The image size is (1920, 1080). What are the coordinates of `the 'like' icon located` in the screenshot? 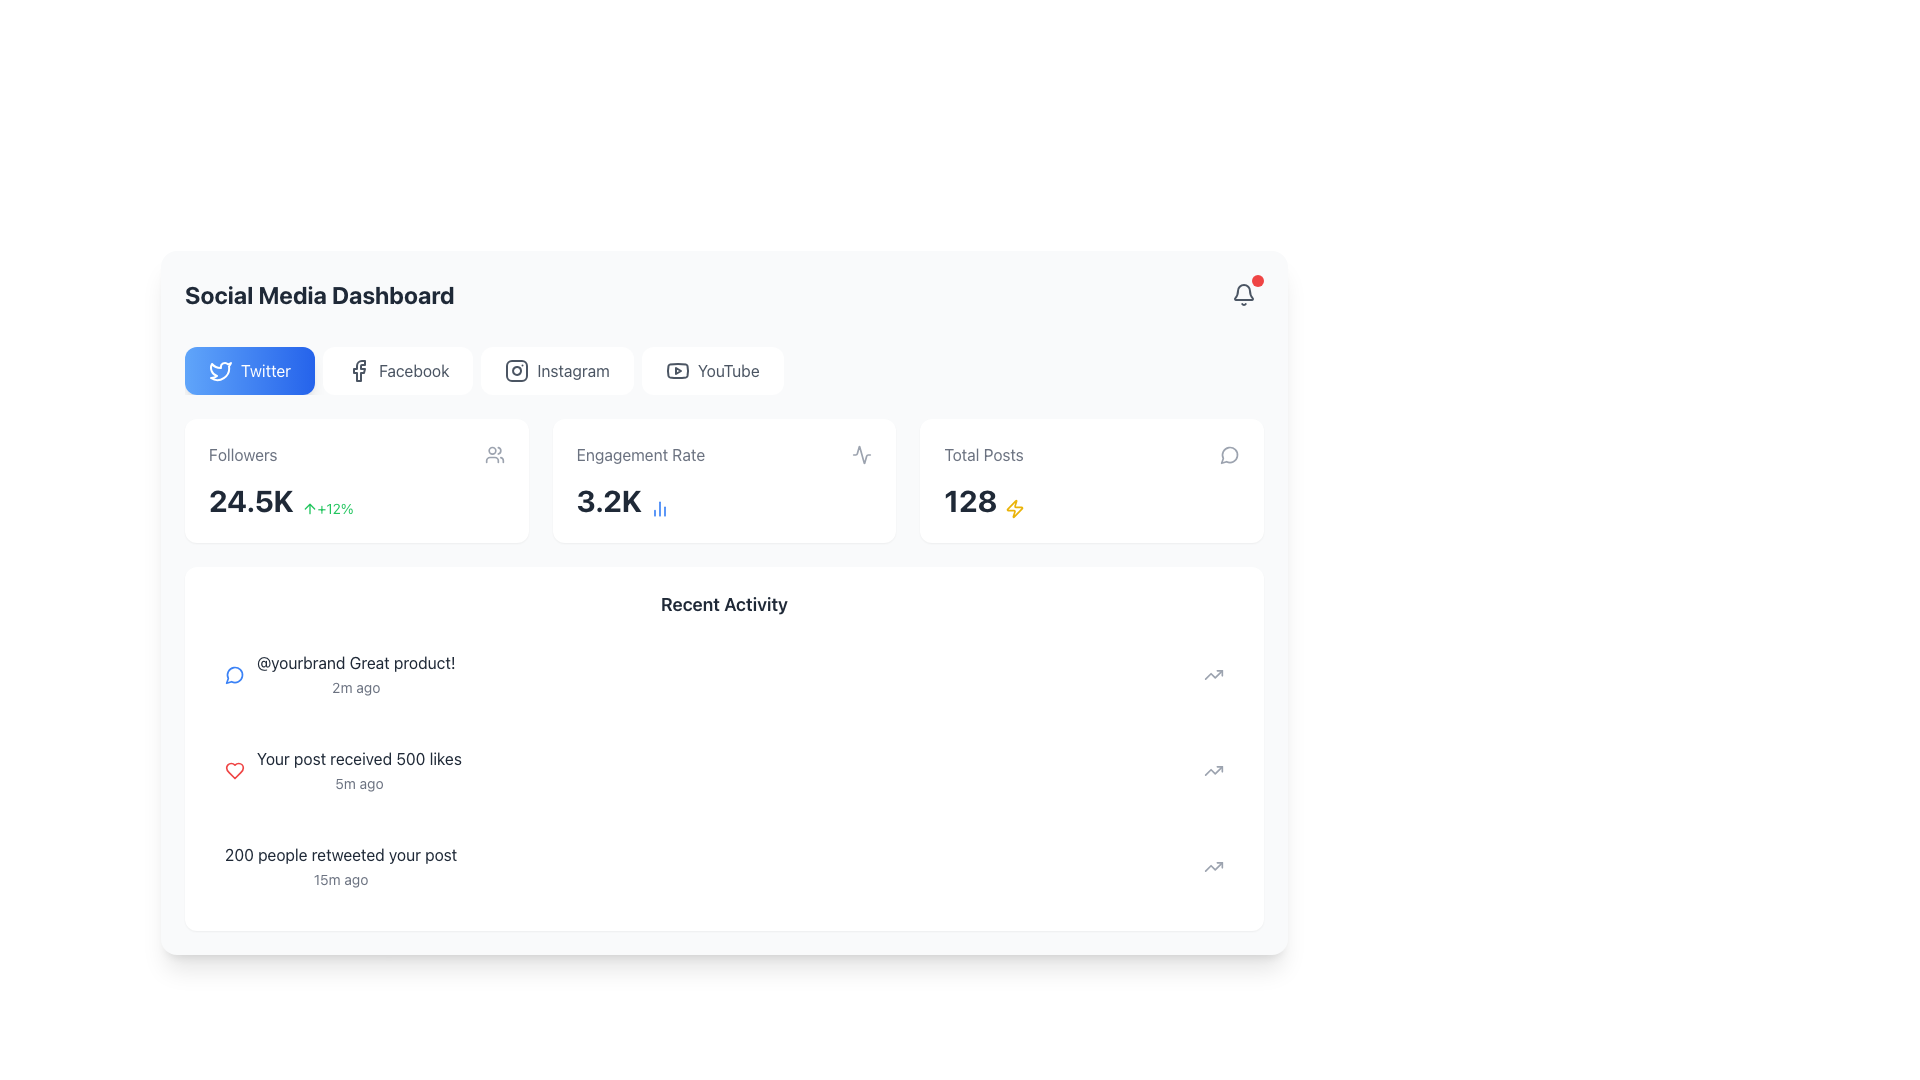 It's located at (235, 770).